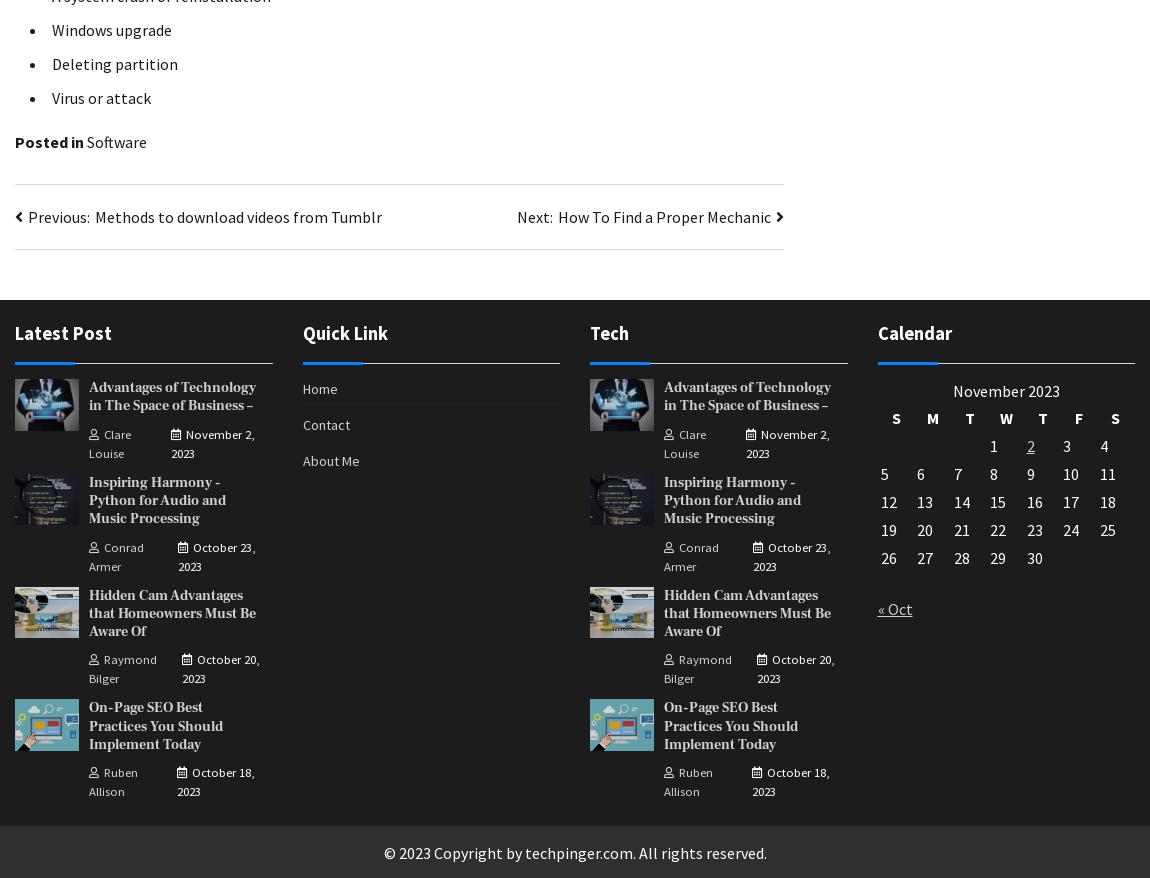 This screenshot has height=878, width=1150. What do you see at coordinates (557, 216) in the screenshot?
I see `'How To Find a Proper Mechanic'` at bounding box center [557, 216].